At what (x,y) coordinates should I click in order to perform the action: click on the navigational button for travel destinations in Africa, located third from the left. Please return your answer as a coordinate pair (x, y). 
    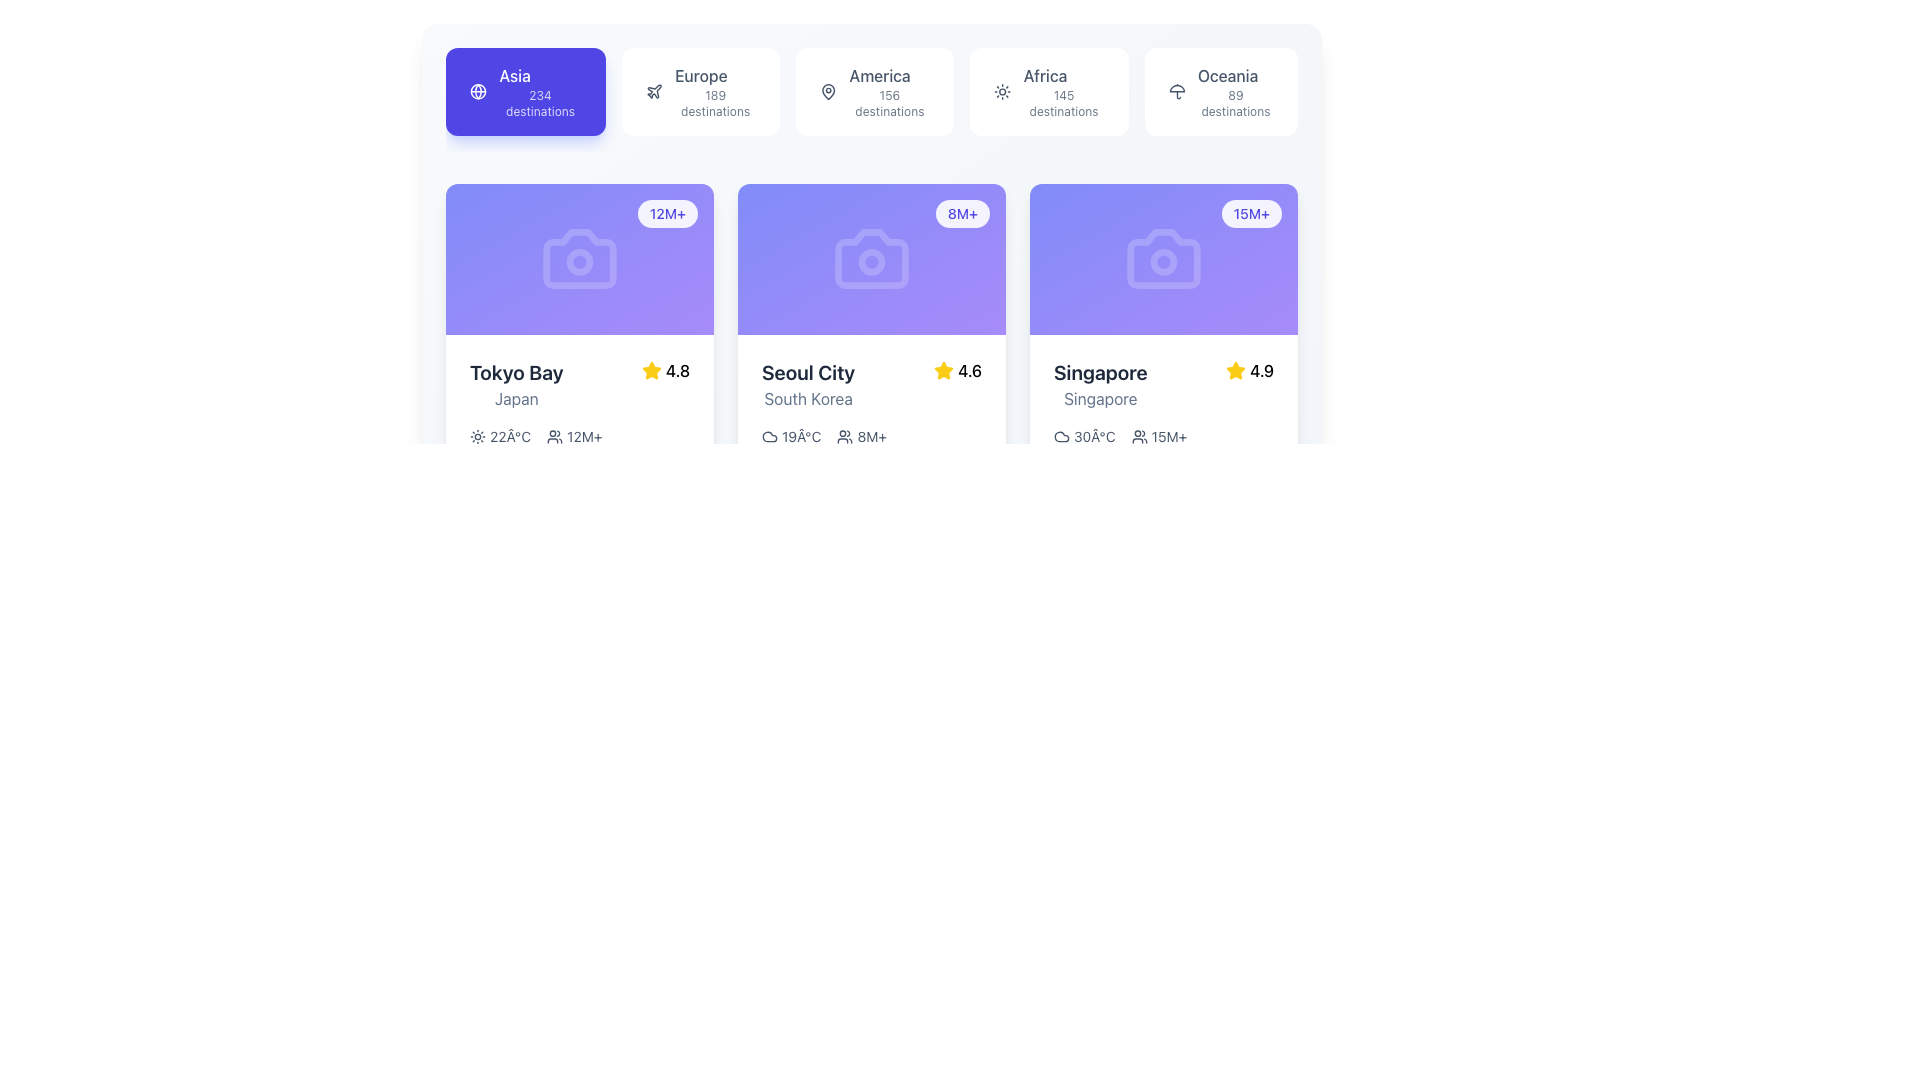
    Looking at the image, I should click on (1063, 92).